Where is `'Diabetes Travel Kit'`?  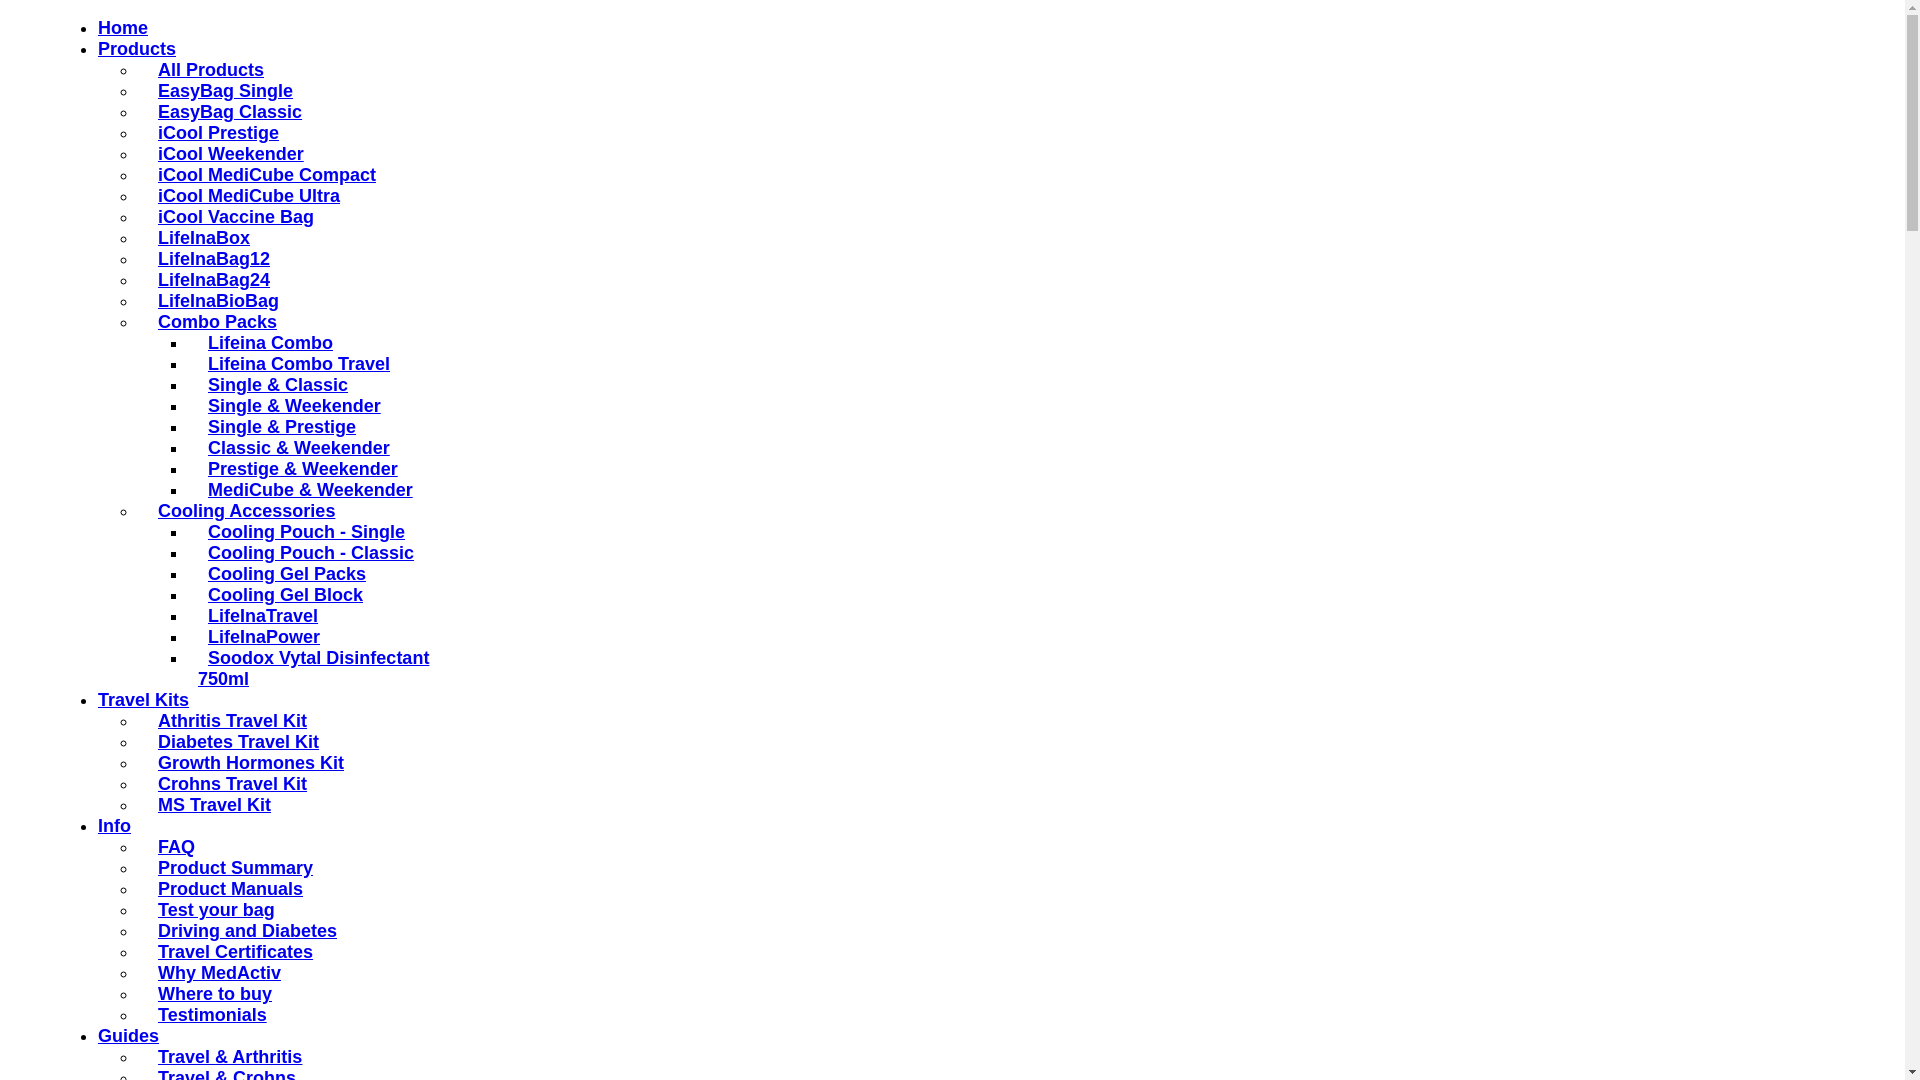 'Diabetes Travel Kit' is located at coordinates (233, 741).